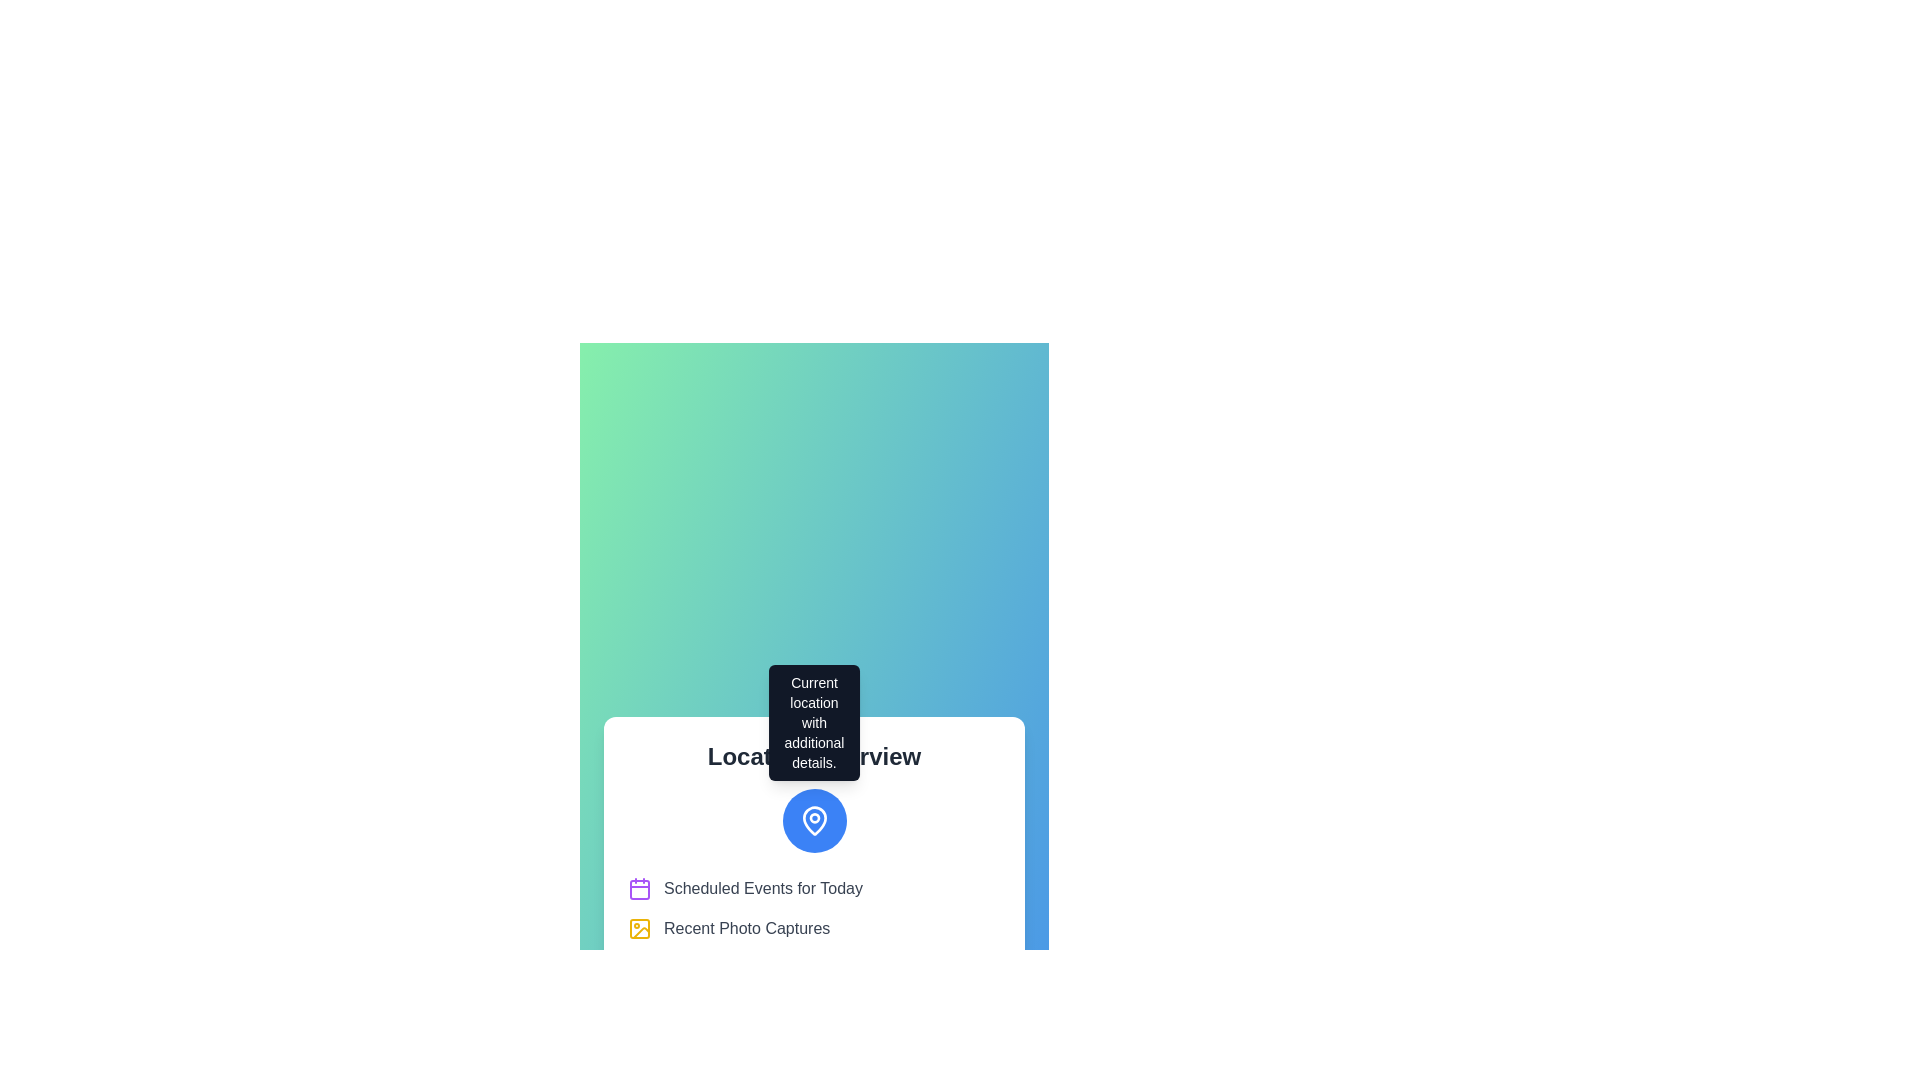 Image resolution: width=1920 pixels, height=1080 pixels. I want to click on the label 'Recent Photo Captures' which includes a yellow image icon, positioned between 'Scheduled Events for Today' and 'Important Updates', so click(814, 929).